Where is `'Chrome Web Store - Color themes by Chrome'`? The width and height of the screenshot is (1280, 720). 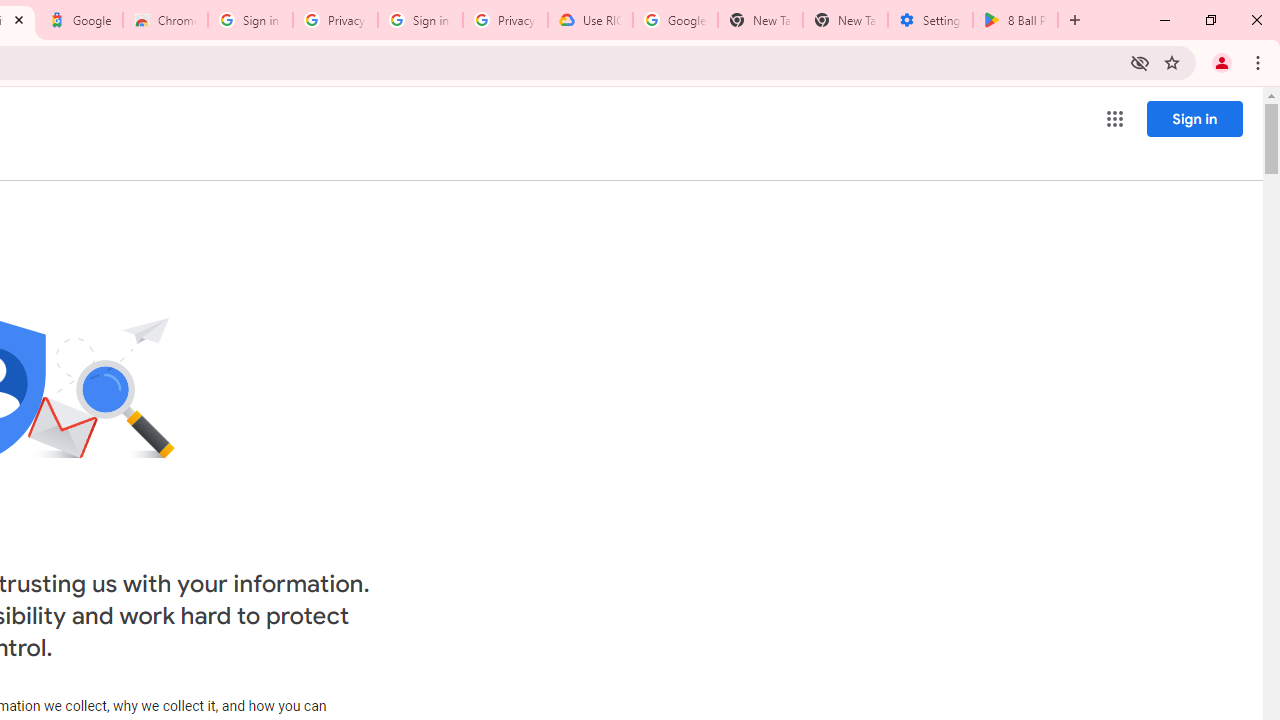 'Chrome Web Store - Color themes by Chrome' is located at coordinates (165, 20).